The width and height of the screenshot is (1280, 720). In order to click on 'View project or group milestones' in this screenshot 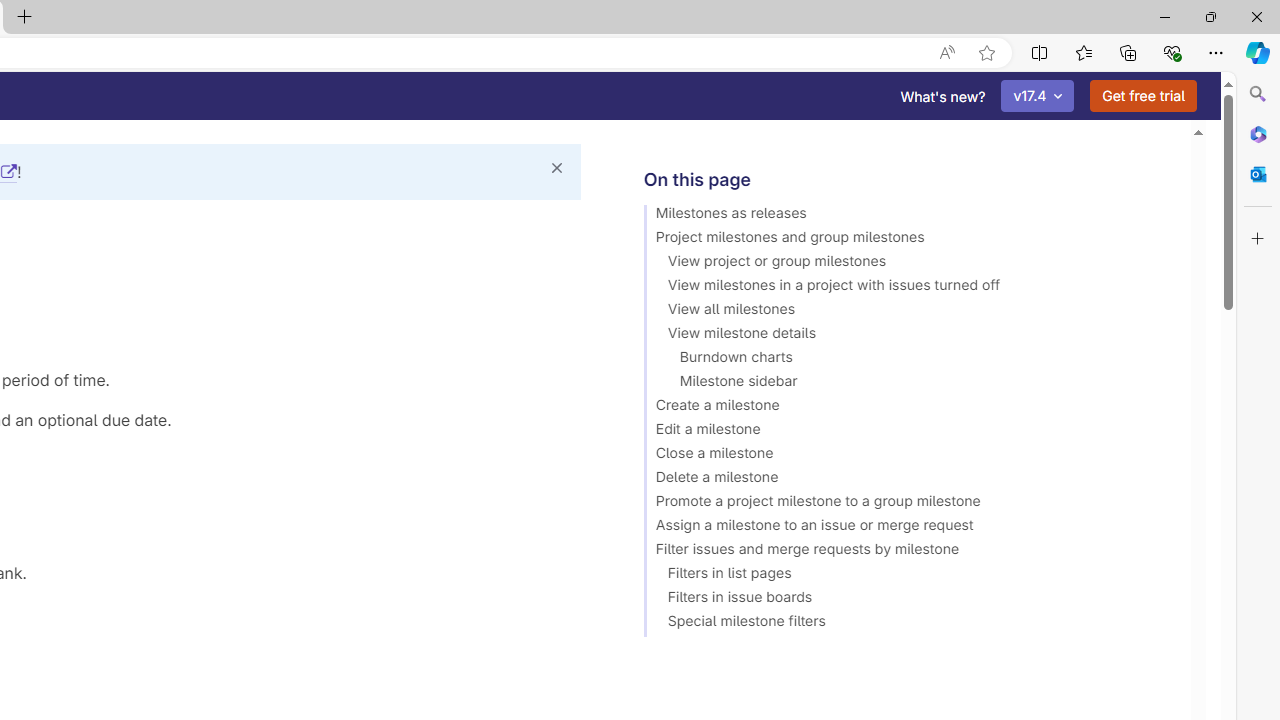, I will do `click(907, 263)`.